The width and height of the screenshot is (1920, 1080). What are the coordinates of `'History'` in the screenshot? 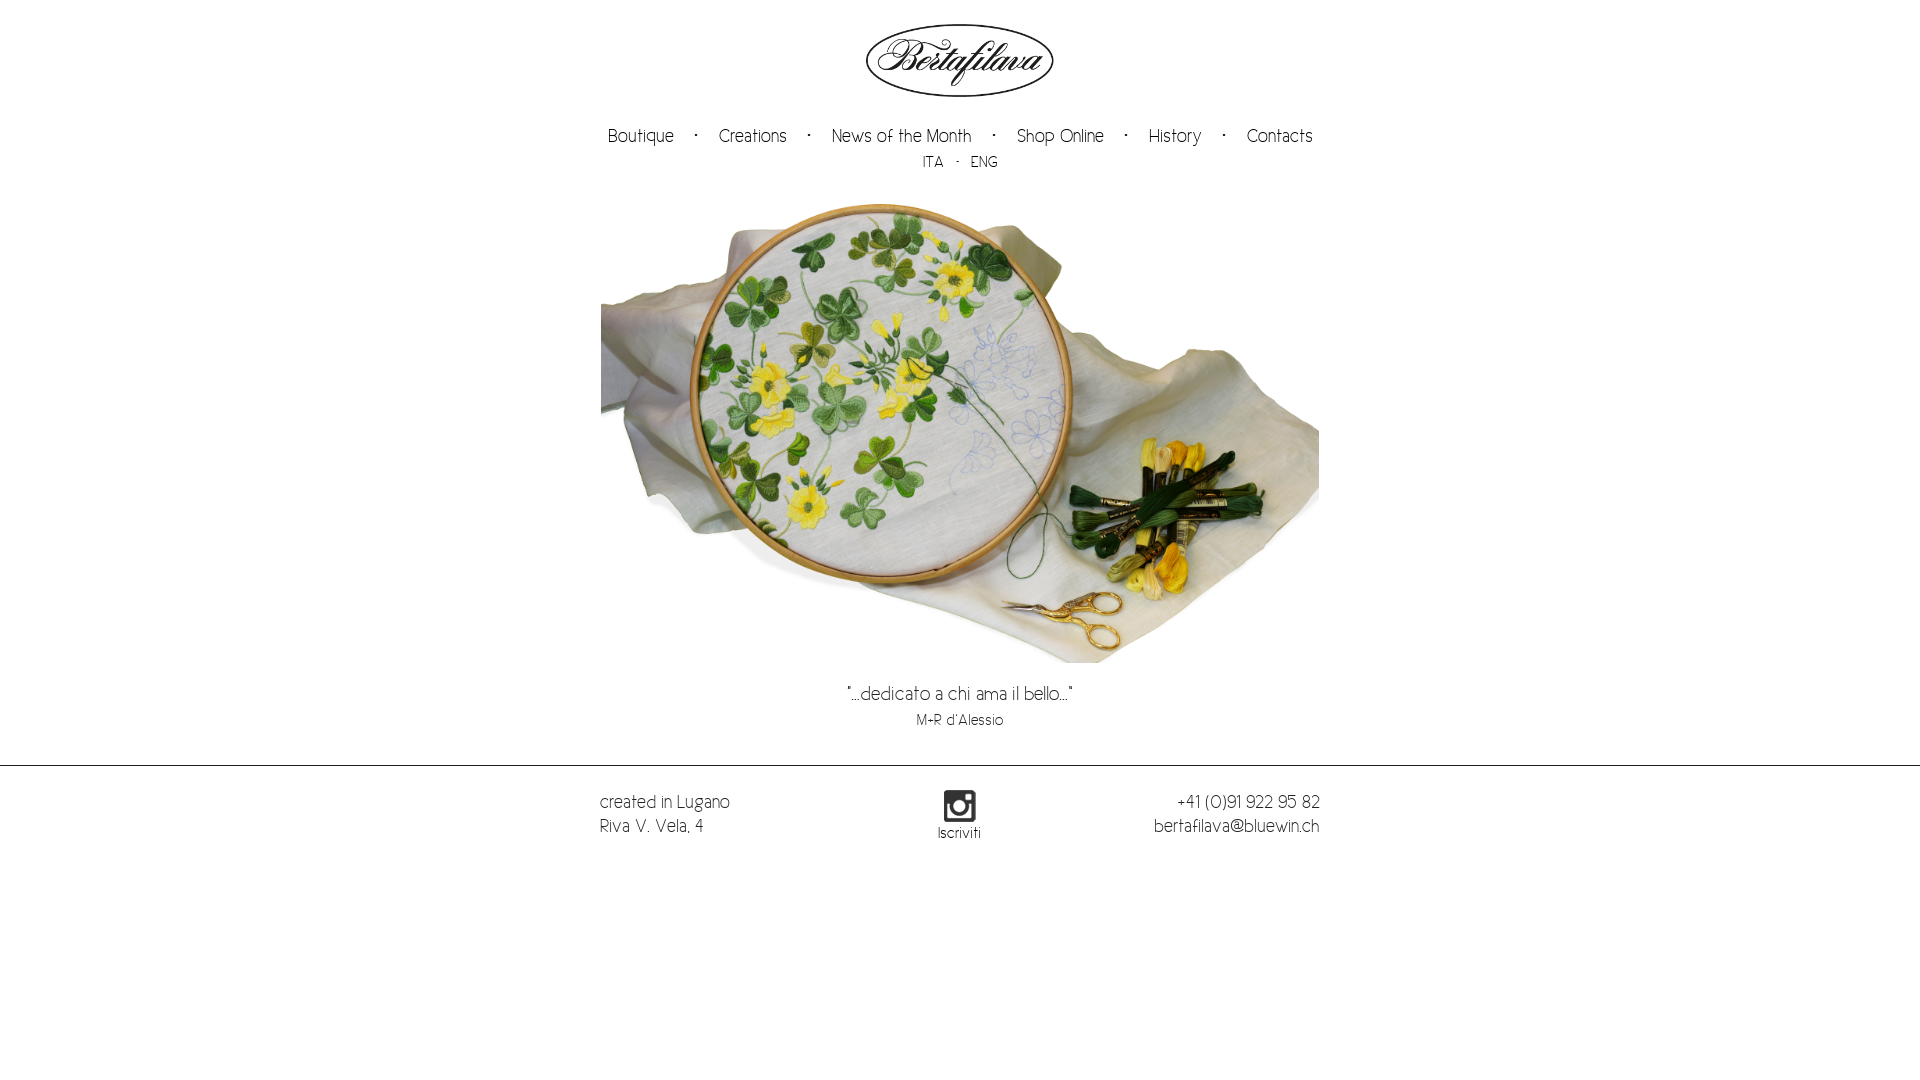 It's located at (1174, 135).